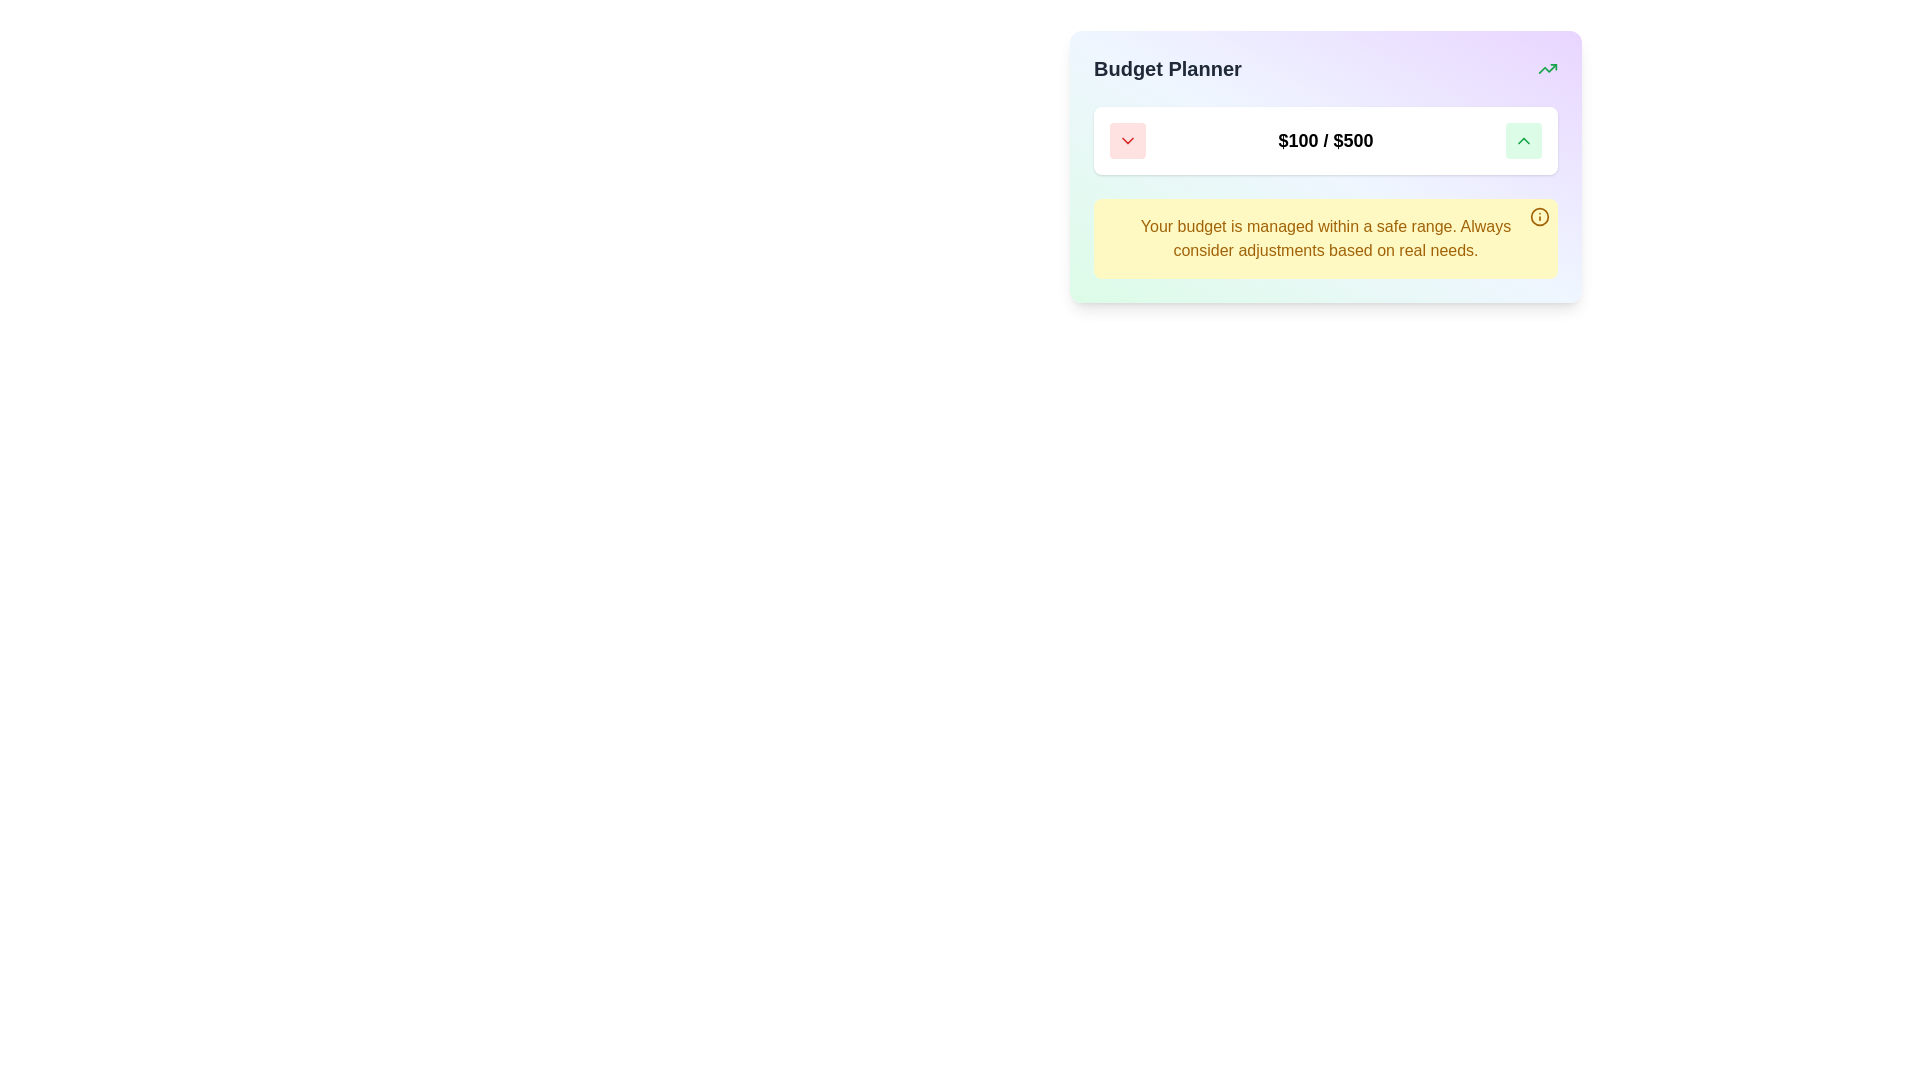  What do you see at coordinates (1325, 140) in the screenshot?
I see `the text display that shows the current and total amounts of a budget within the 'Budget Planner' box, which is centrally located and flanked by two buttons with arrows` at bounding box center [1325, 140].